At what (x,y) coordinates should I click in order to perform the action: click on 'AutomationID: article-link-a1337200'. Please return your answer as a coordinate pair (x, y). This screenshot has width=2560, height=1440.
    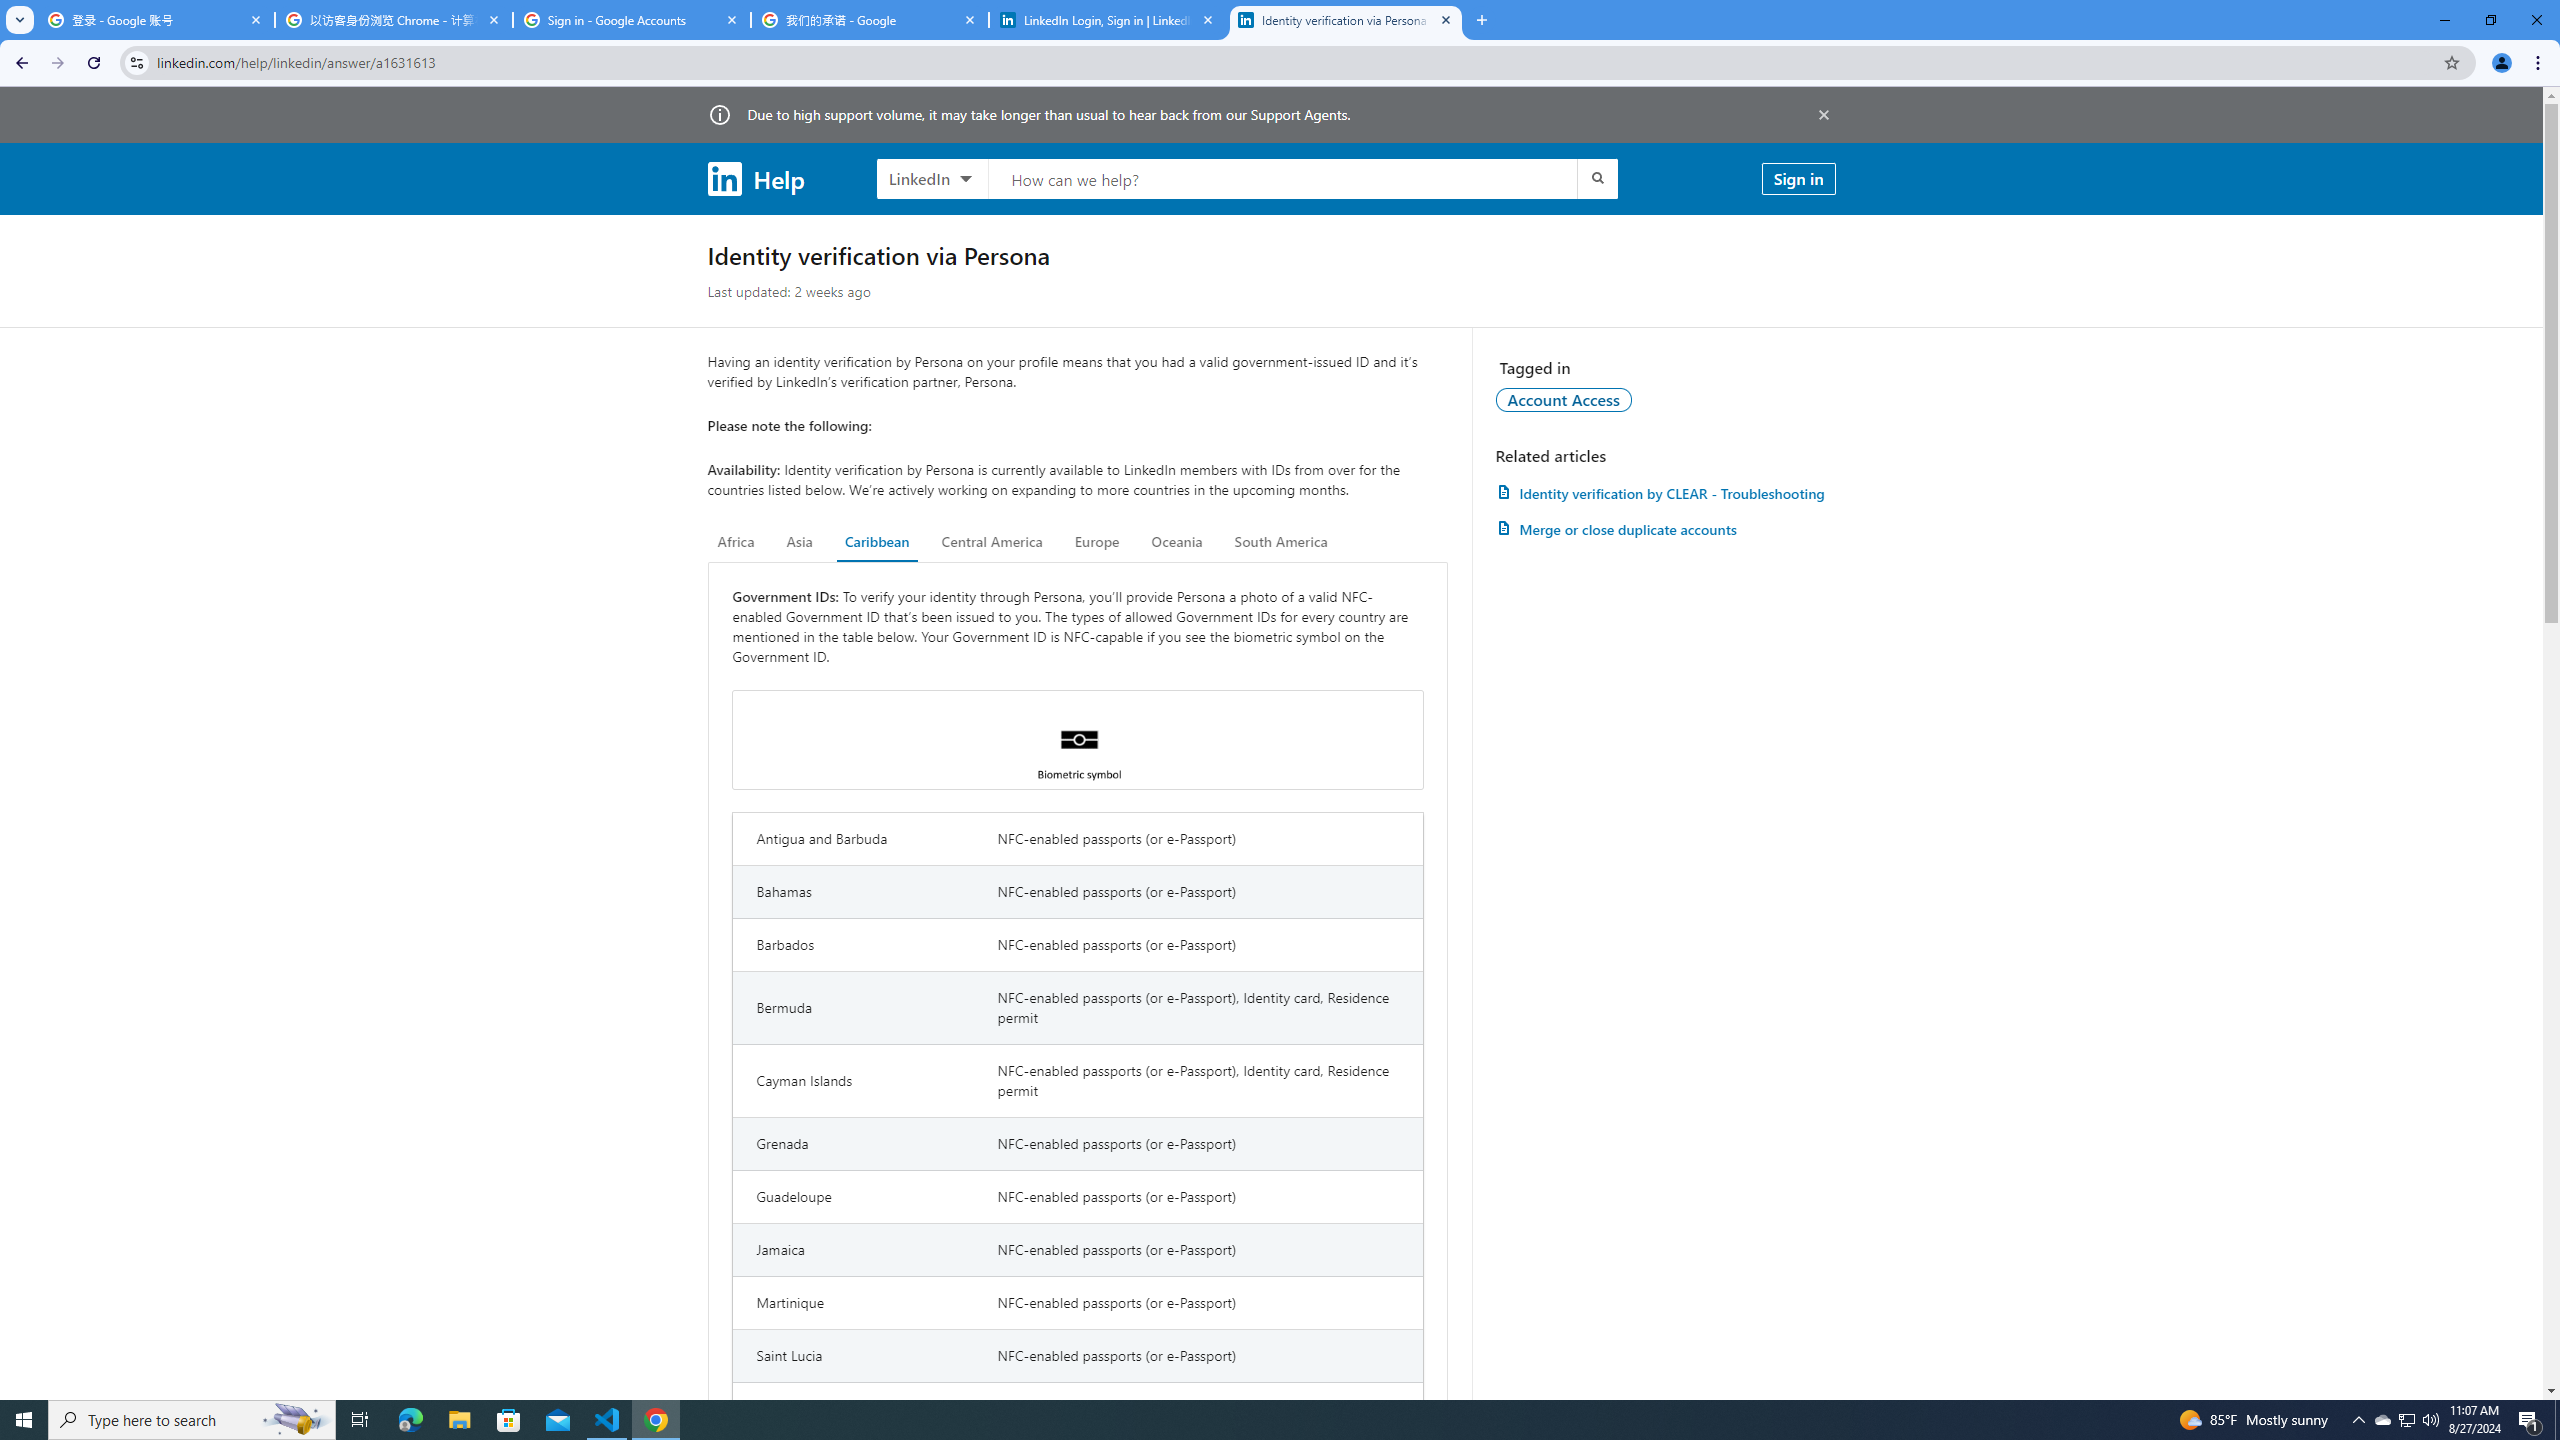
    Looking at the image, I should click on (1664, 528).